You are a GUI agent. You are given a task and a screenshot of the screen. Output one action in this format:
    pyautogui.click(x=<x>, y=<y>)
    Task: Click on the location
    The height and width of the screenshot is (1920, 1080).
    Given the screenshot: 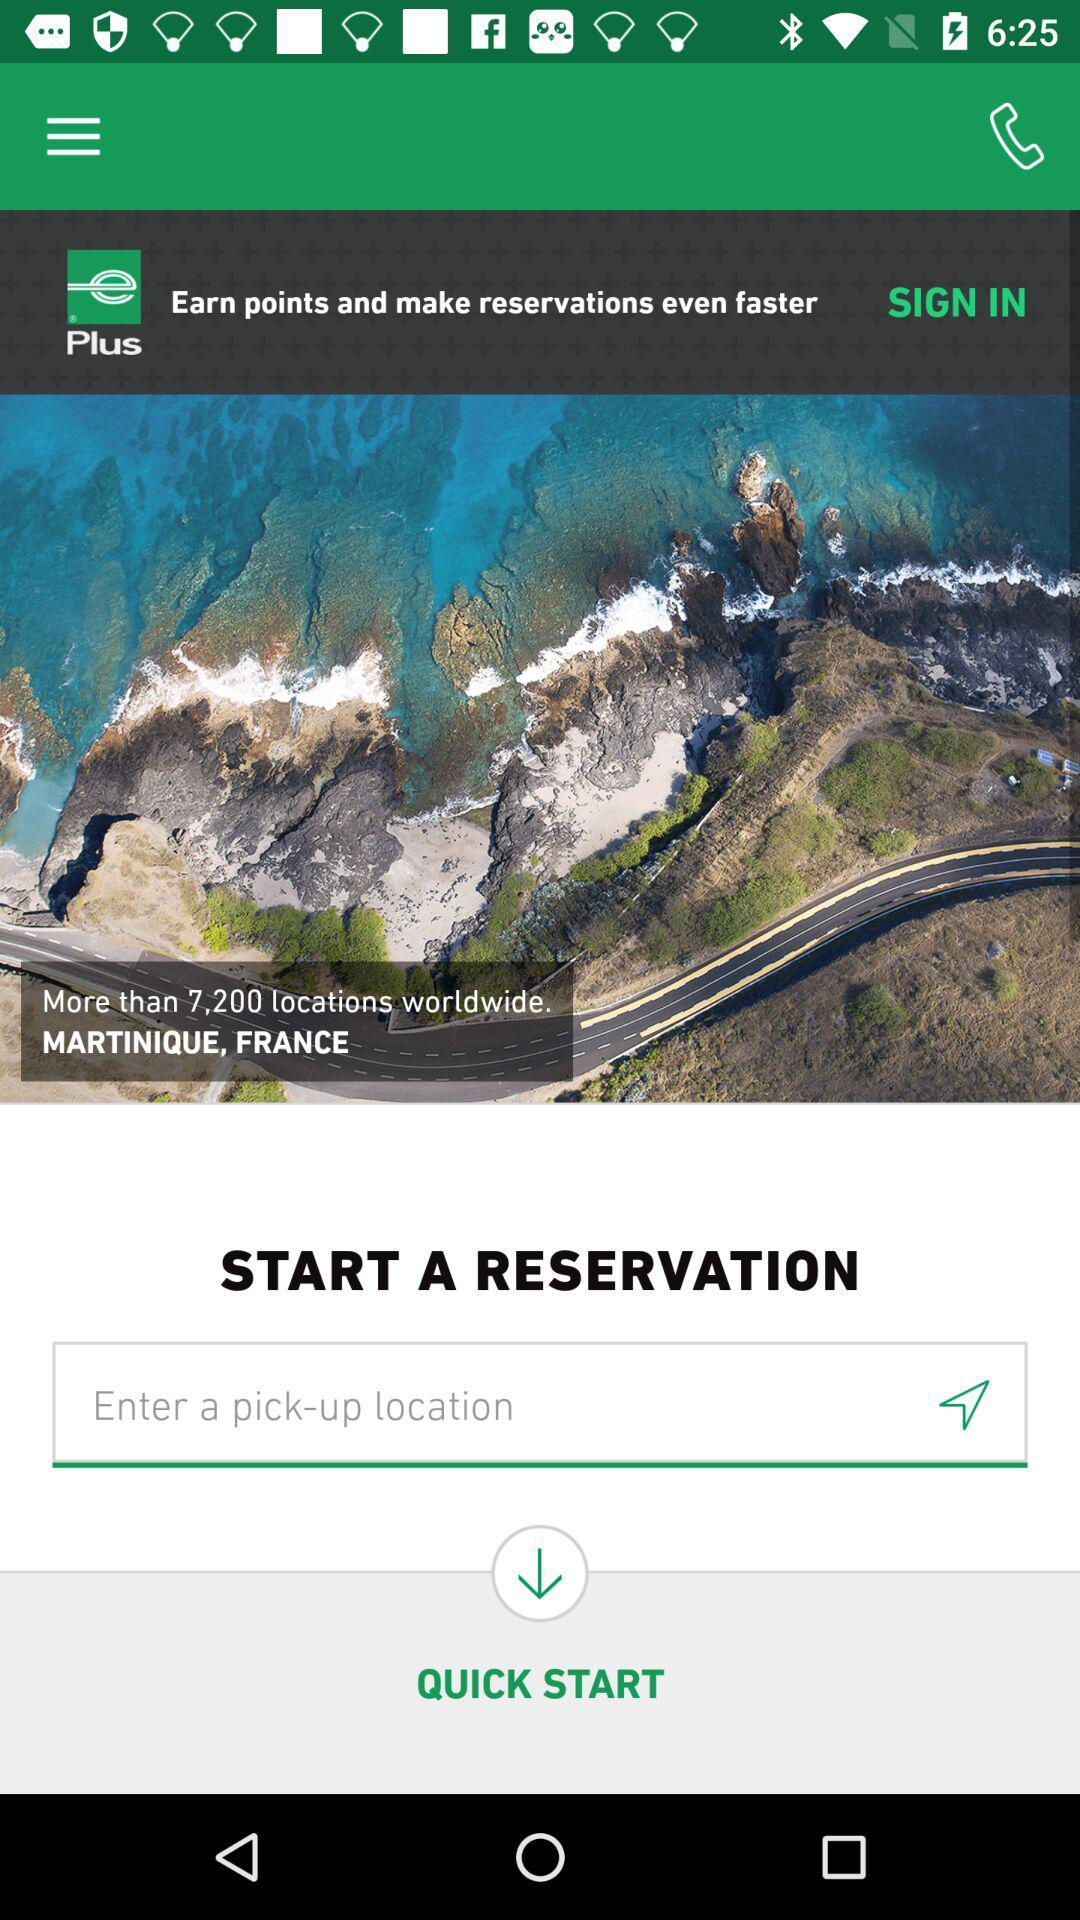 What is the action you would take?
    pyautogui.click(x=963, y=1403)
    